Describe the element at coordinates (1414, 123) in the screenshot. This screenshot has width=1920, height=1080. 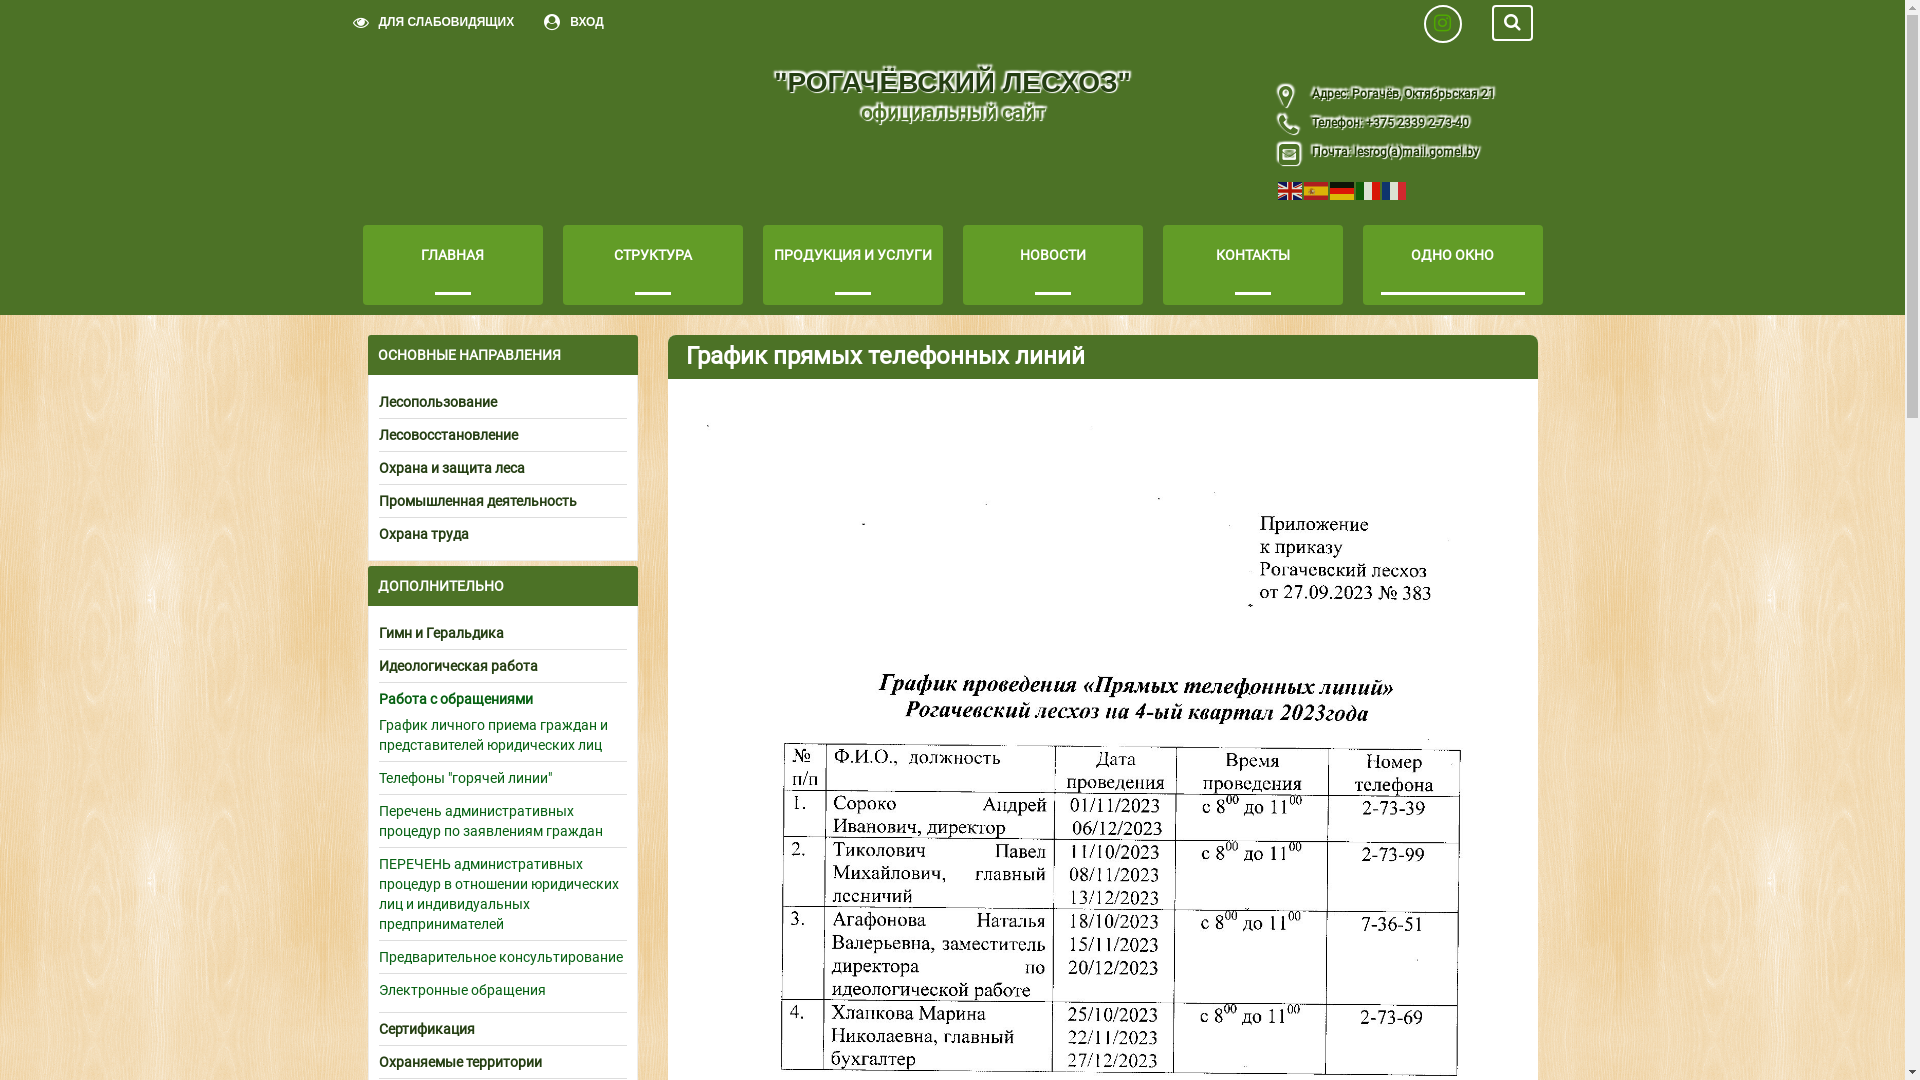
I see `'+375 2339 2-73-40'` at that location.